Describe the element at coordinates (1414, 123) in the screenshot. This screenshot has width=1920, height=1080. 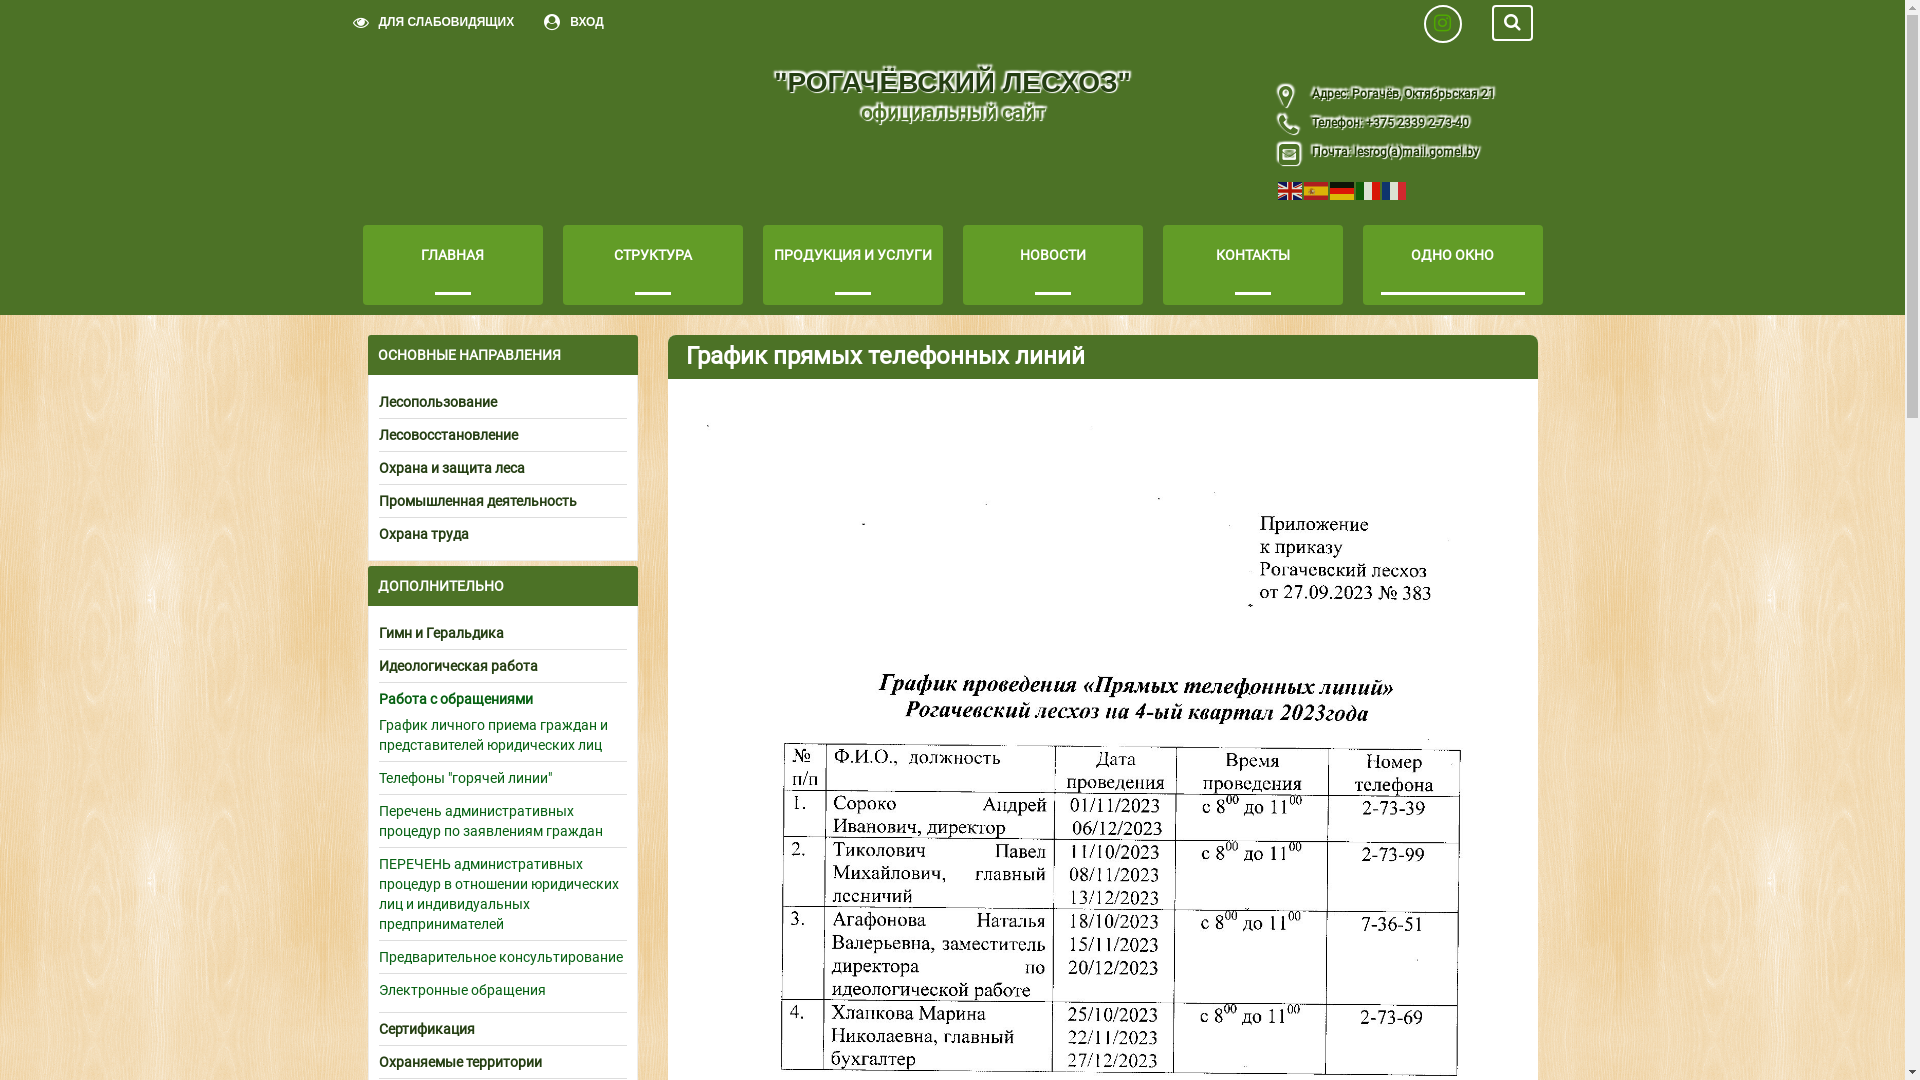
I see `'+375 2339 2-73-40'` at that location.